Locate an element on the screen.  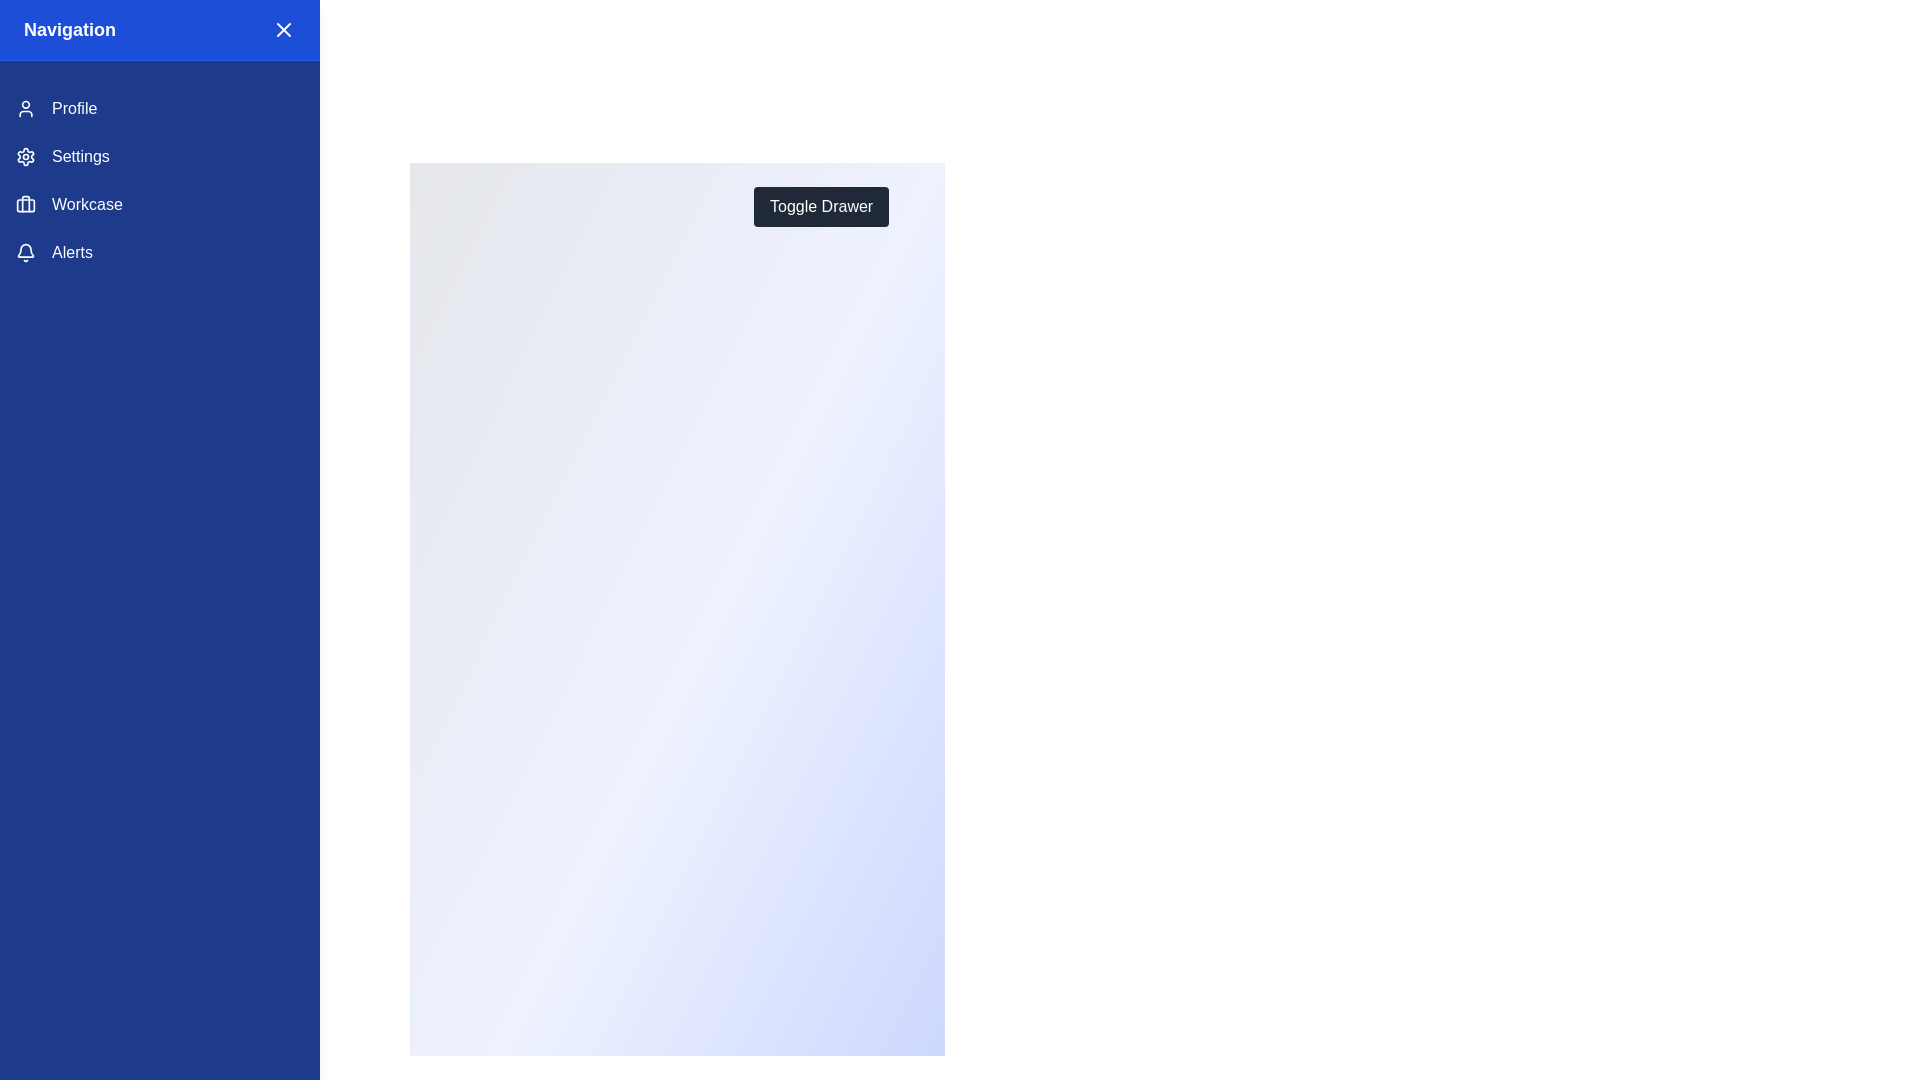
the menu item Settings from the navigation drawer is located at coordinates (158, 156).